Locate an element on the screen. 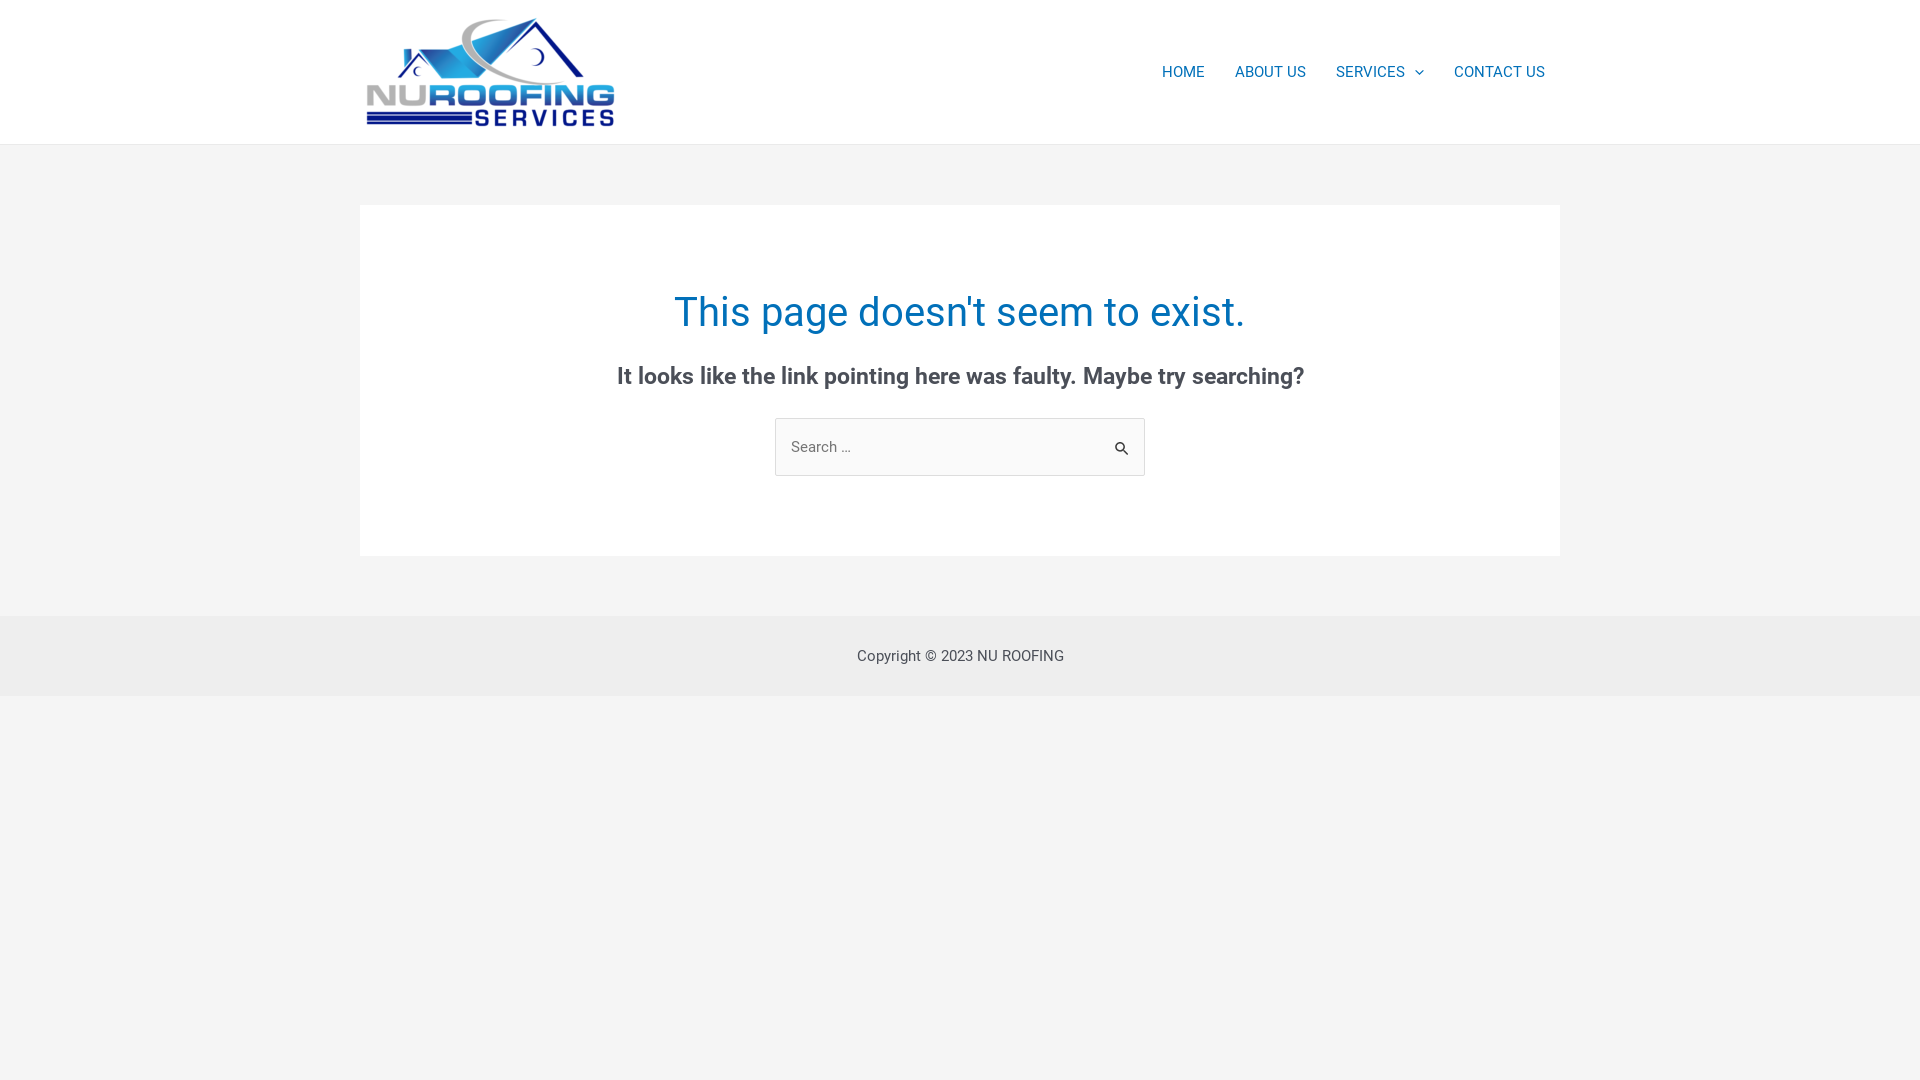 This screenshot has width=1920, height=1080. 'HOME' is located at coordinates (1183, 71).